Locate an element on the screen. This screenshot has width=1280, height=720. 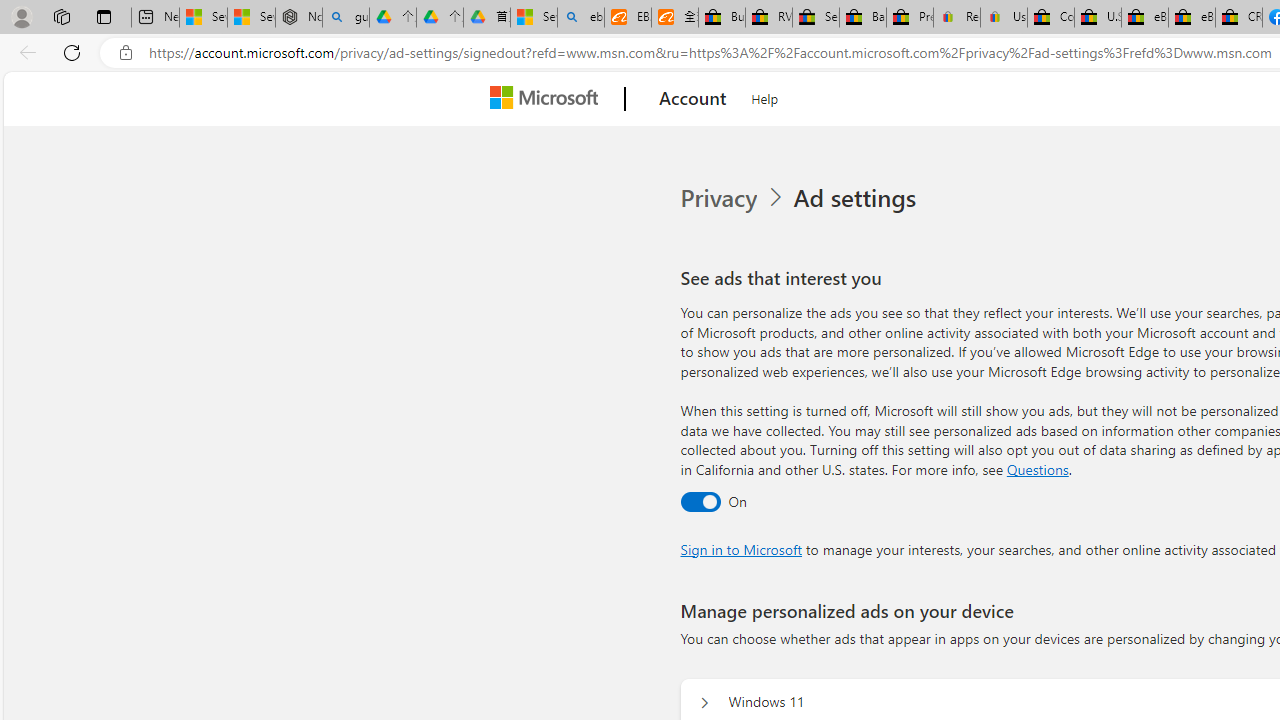
'Consumer Health Data Privacy Policy - eBay Inc.' is located at coordinates (1049, 17).